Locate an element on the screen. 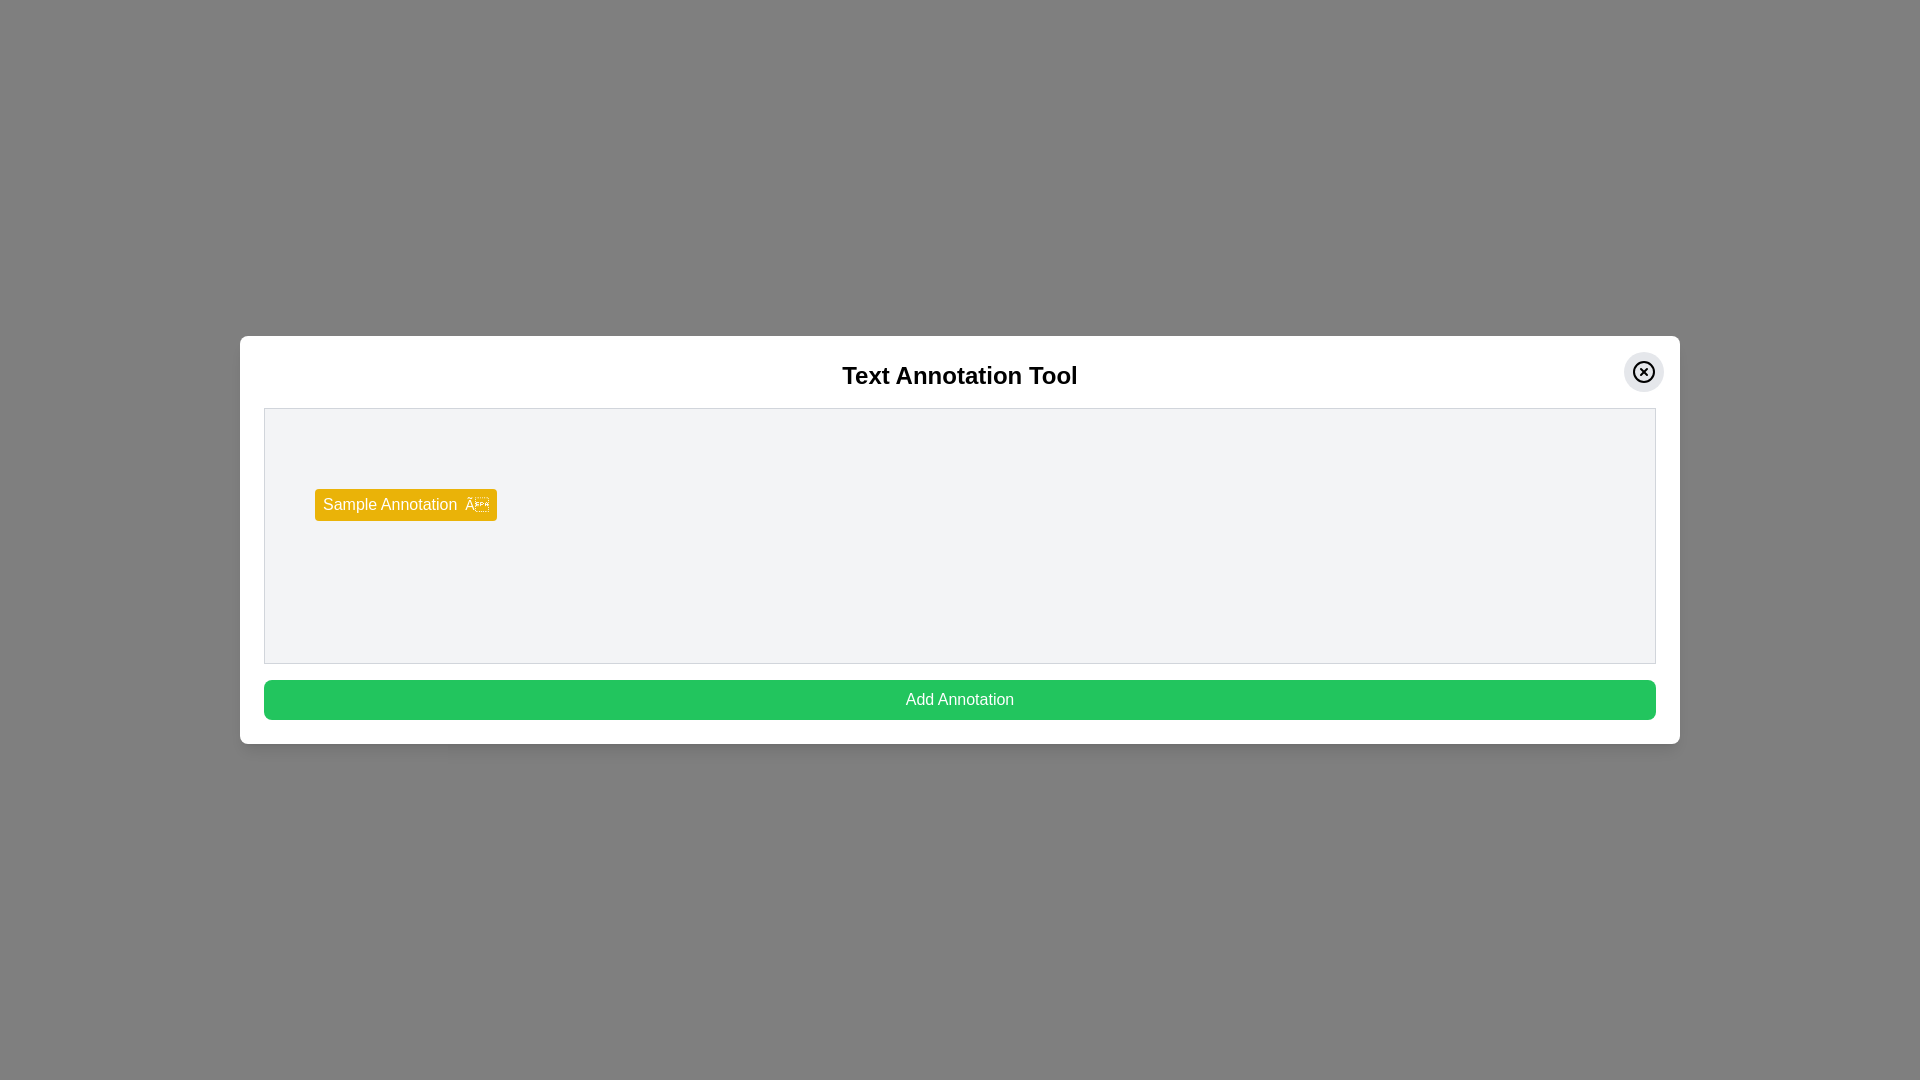  the remove button next to the annotation labeled 'Sample Annotation' is located at coordinates (475, 504).